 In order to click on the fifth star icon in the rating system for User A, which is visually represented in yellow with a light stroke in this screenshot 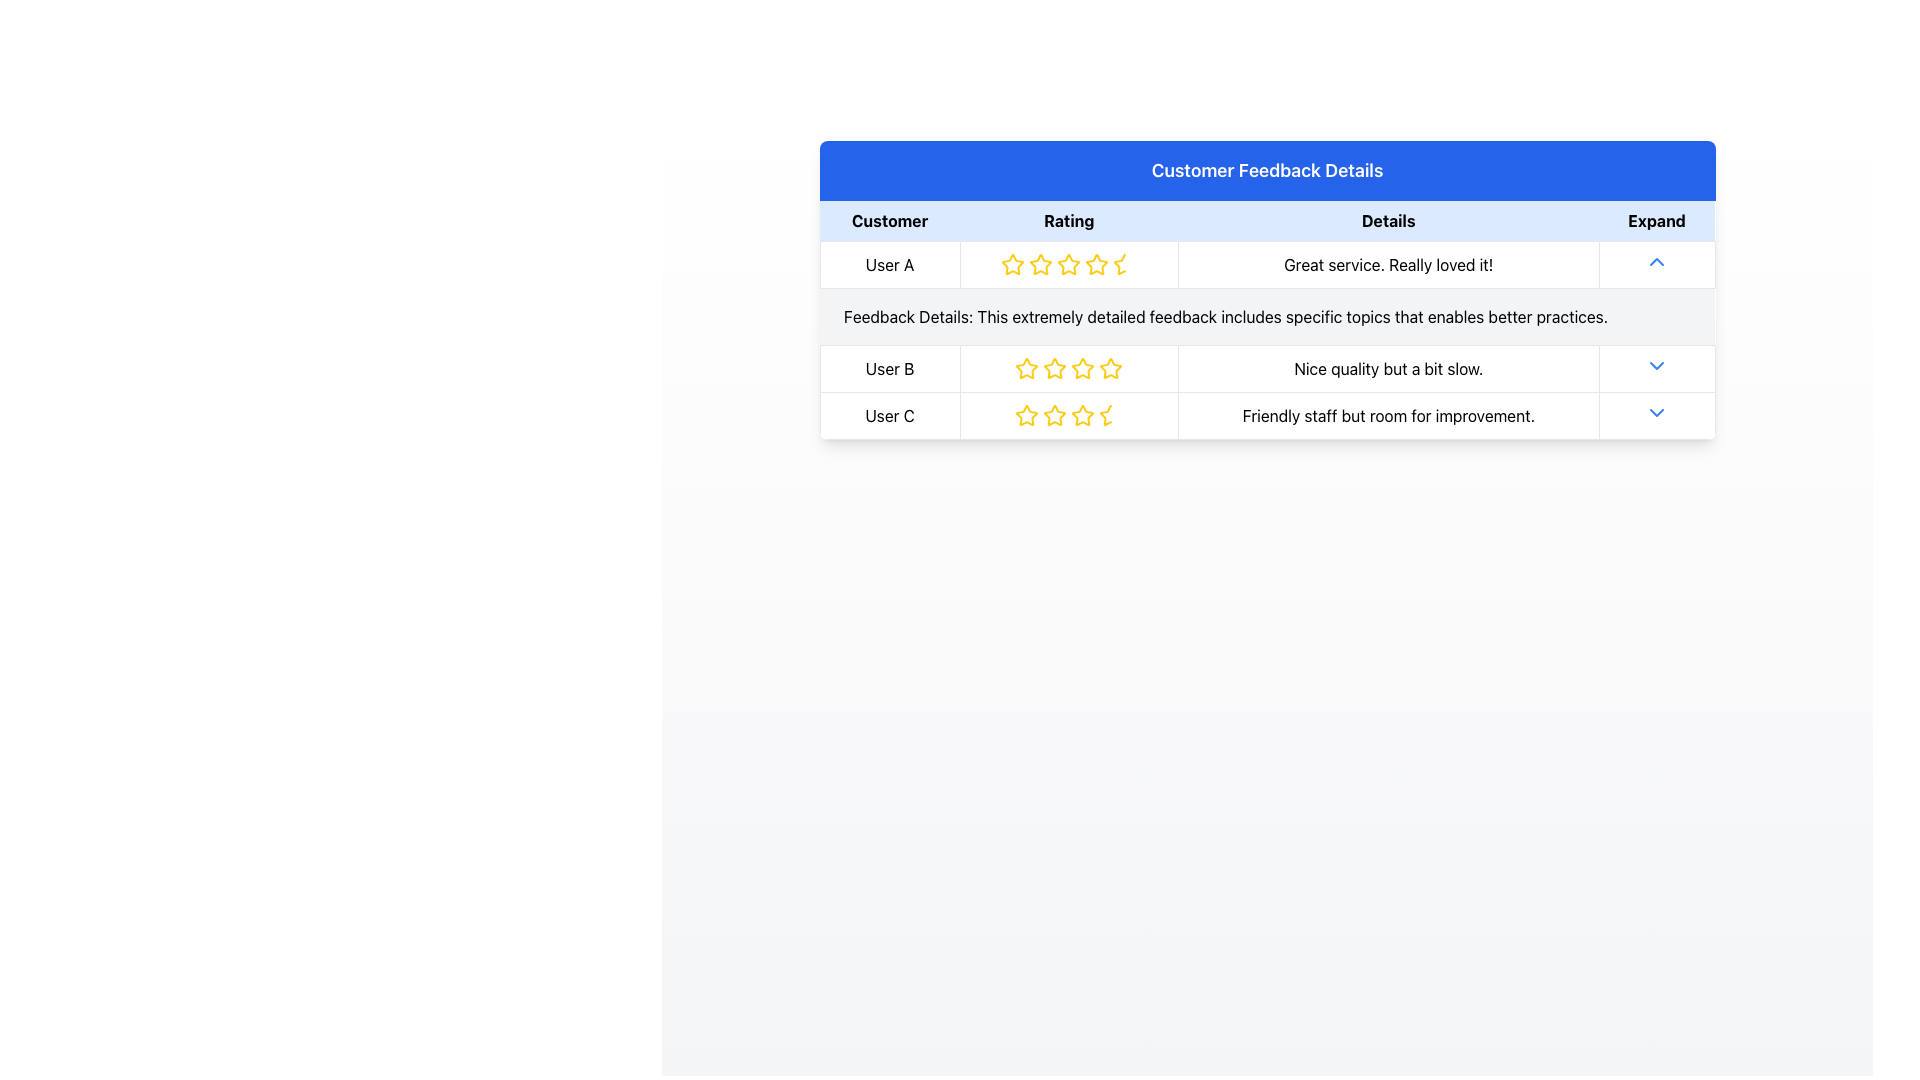, I will do `click(1096, 264)`.